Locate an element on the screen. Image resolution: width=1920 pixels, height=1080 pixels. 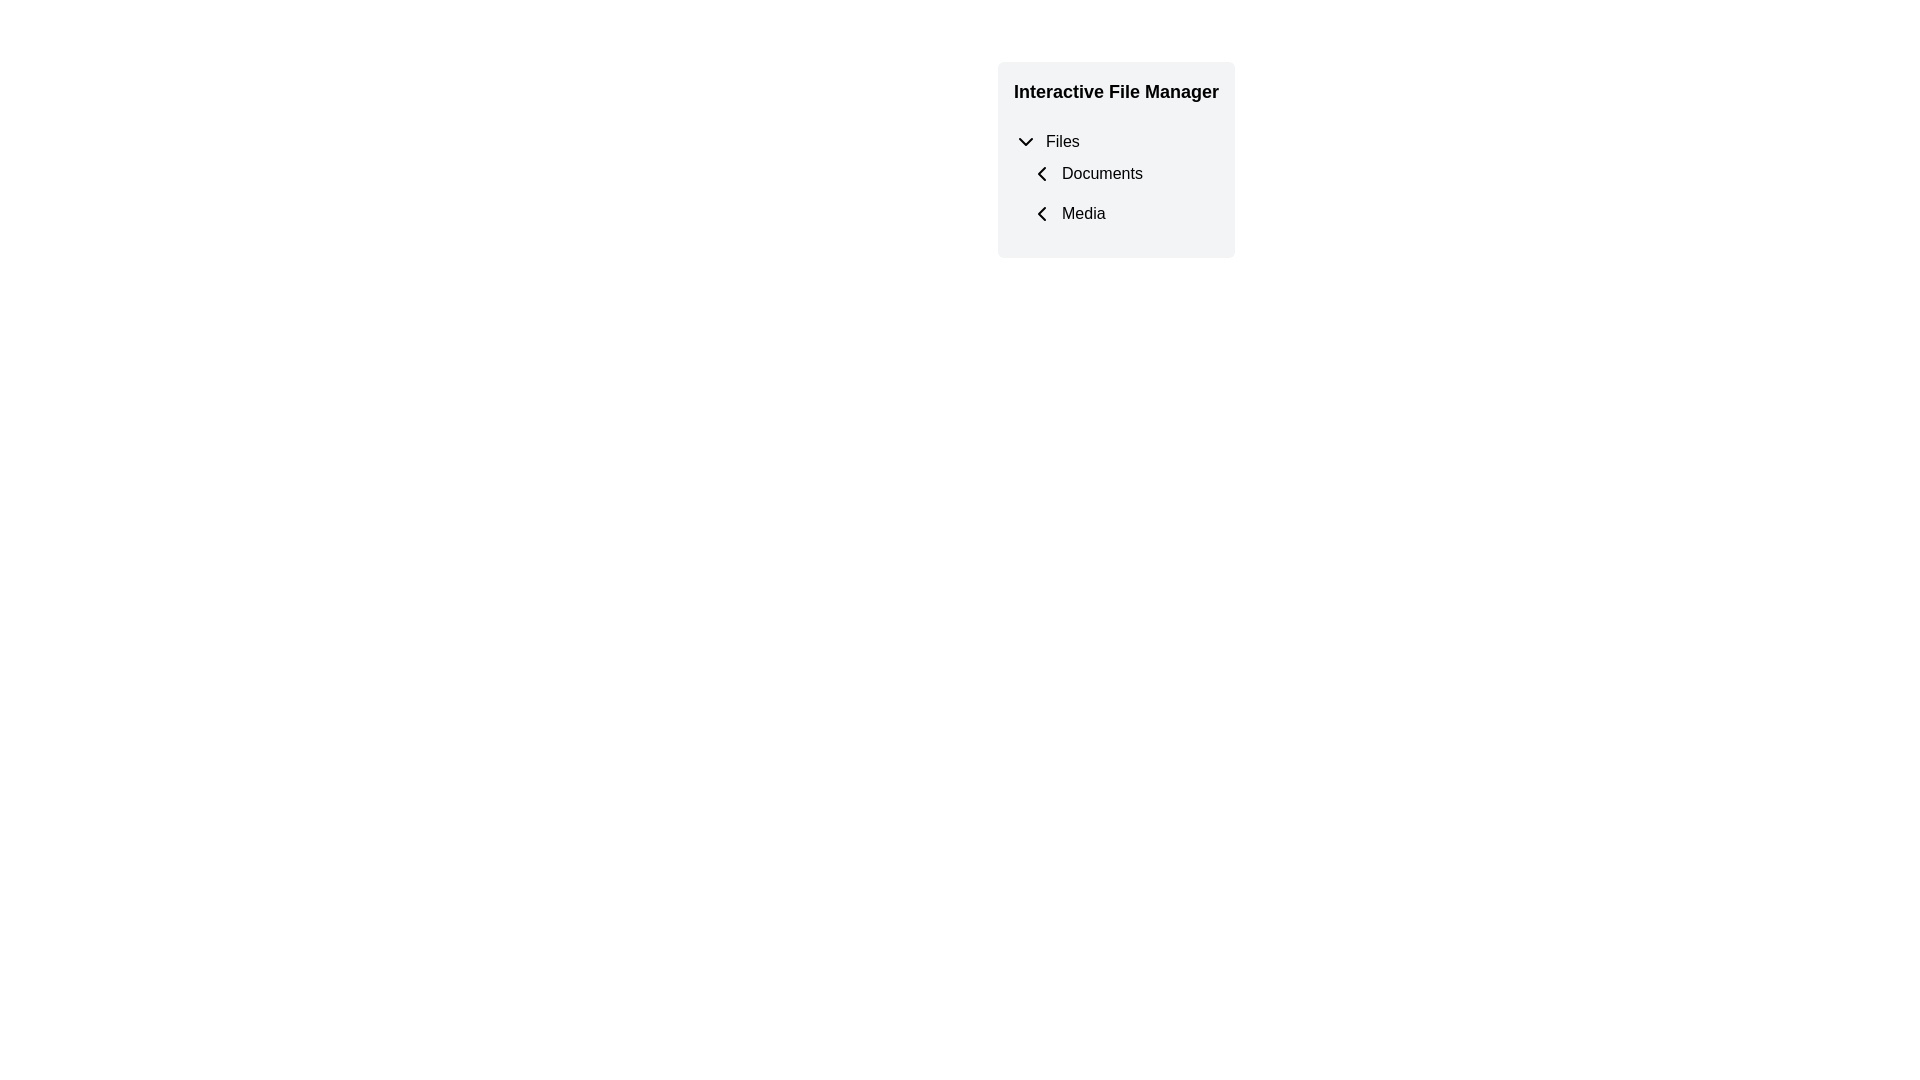
the 'Documents' text label with leftwards arrow icon in the vertical list of the Interactive File Manager is located at coordinates (1115, 172).